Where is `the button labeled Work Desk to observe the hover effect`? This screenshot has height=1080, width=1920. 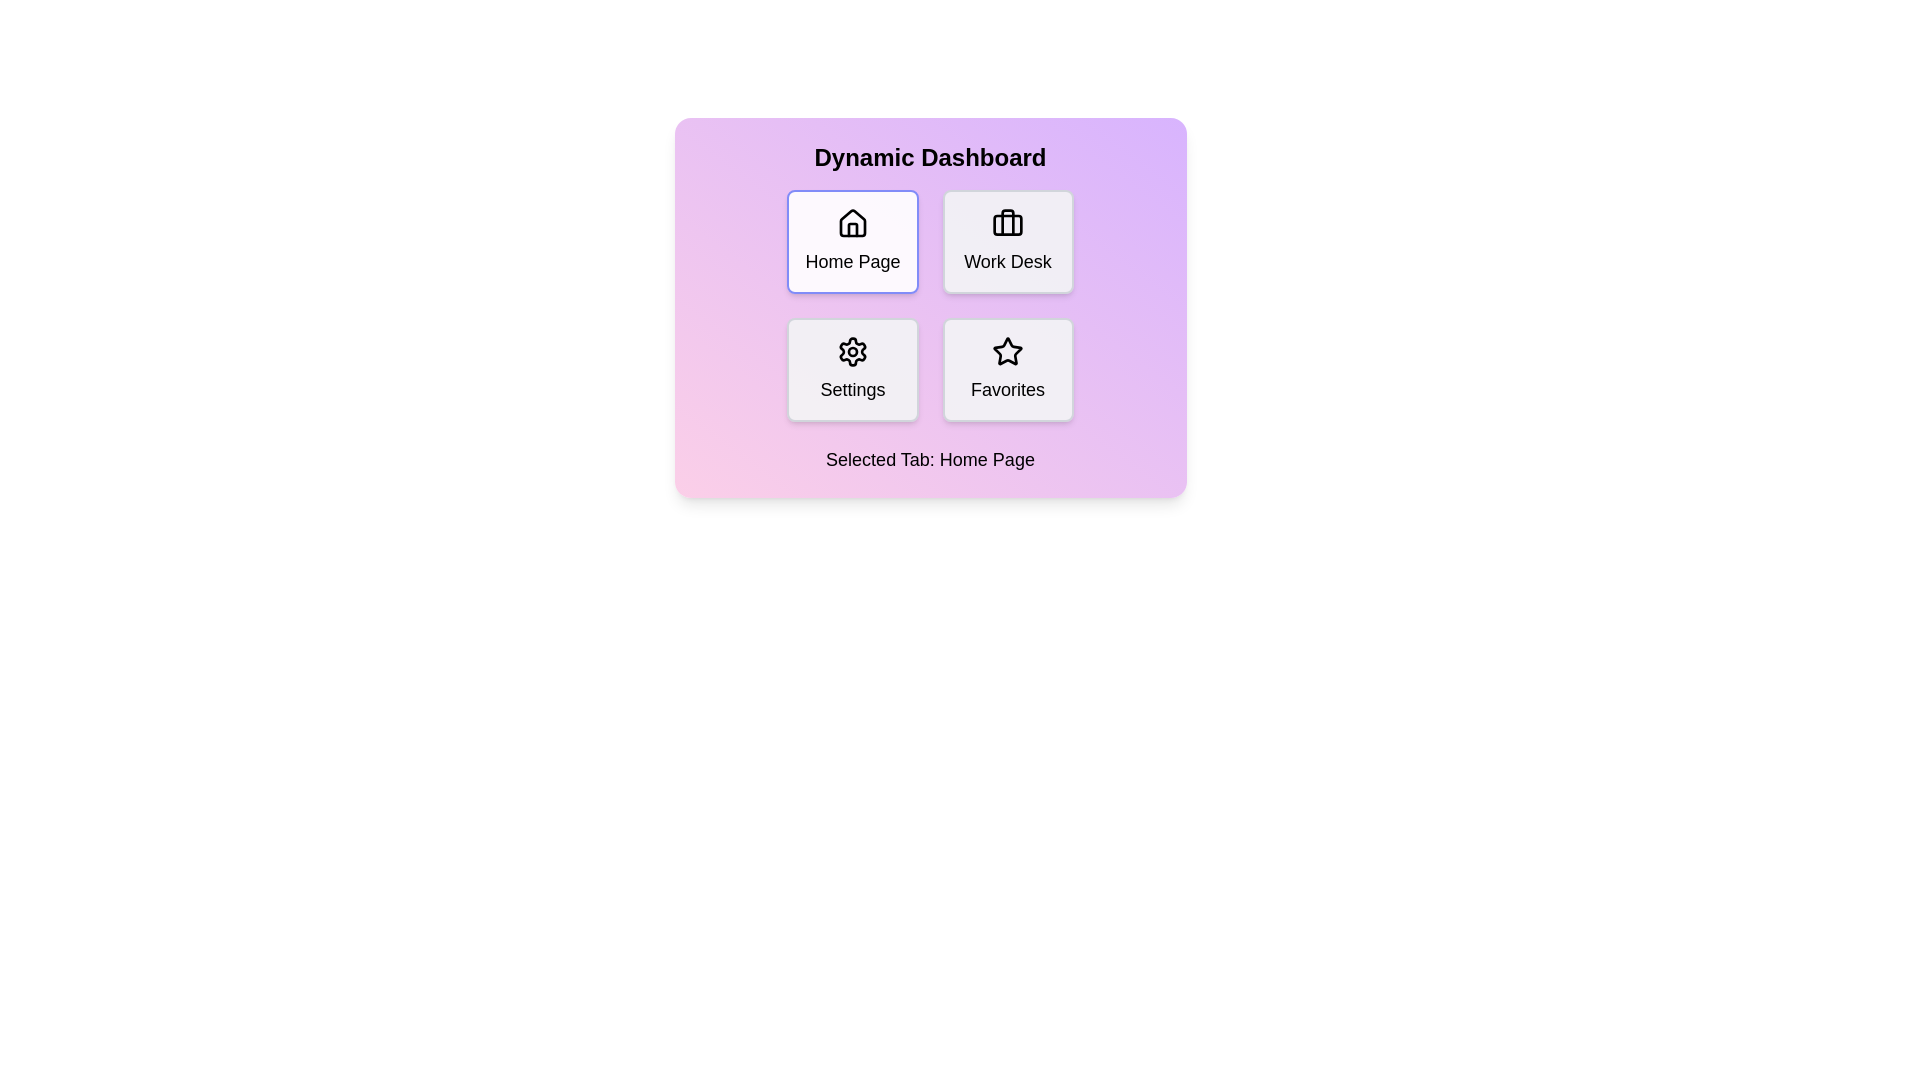 the button labeled Work Desk to observe the hover effect is located at coordinates (1008, 241).